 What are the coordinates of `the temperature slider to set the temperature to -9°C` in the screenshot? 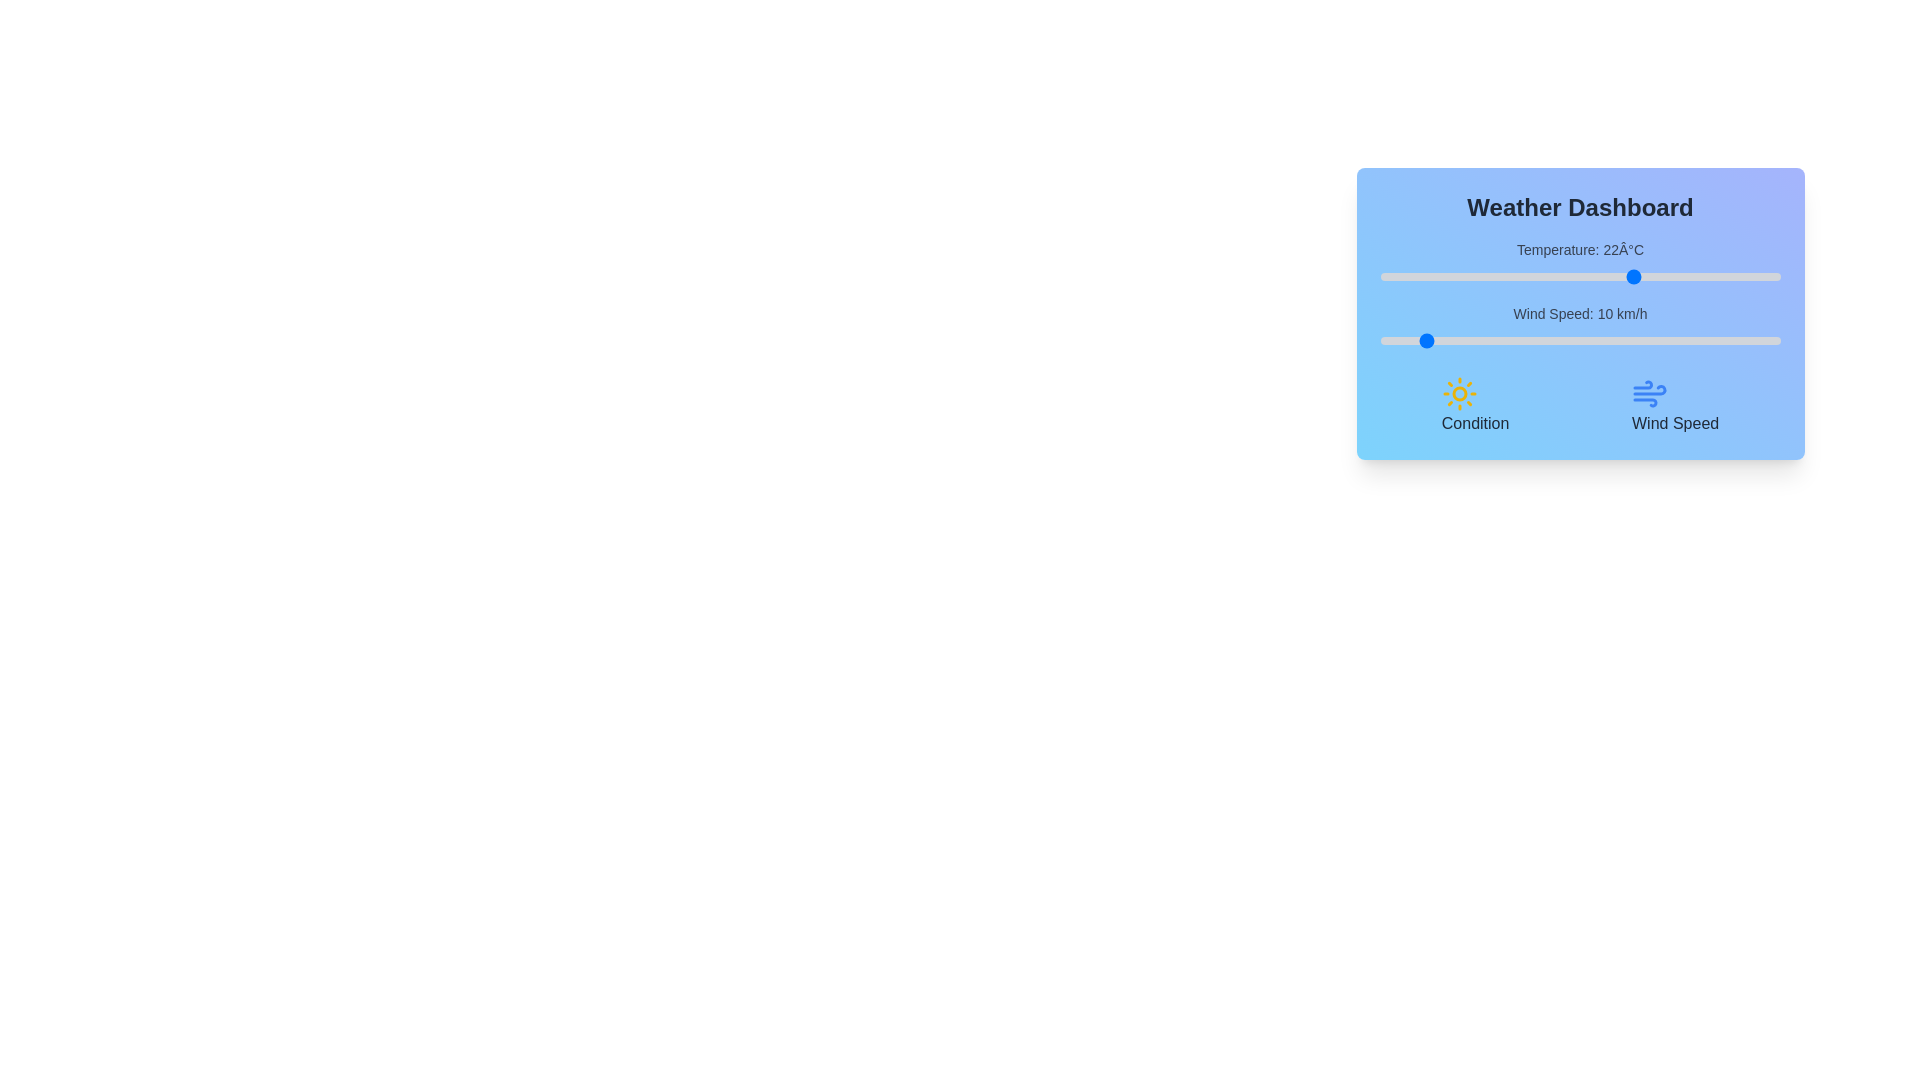 It's located at (1387, 277).